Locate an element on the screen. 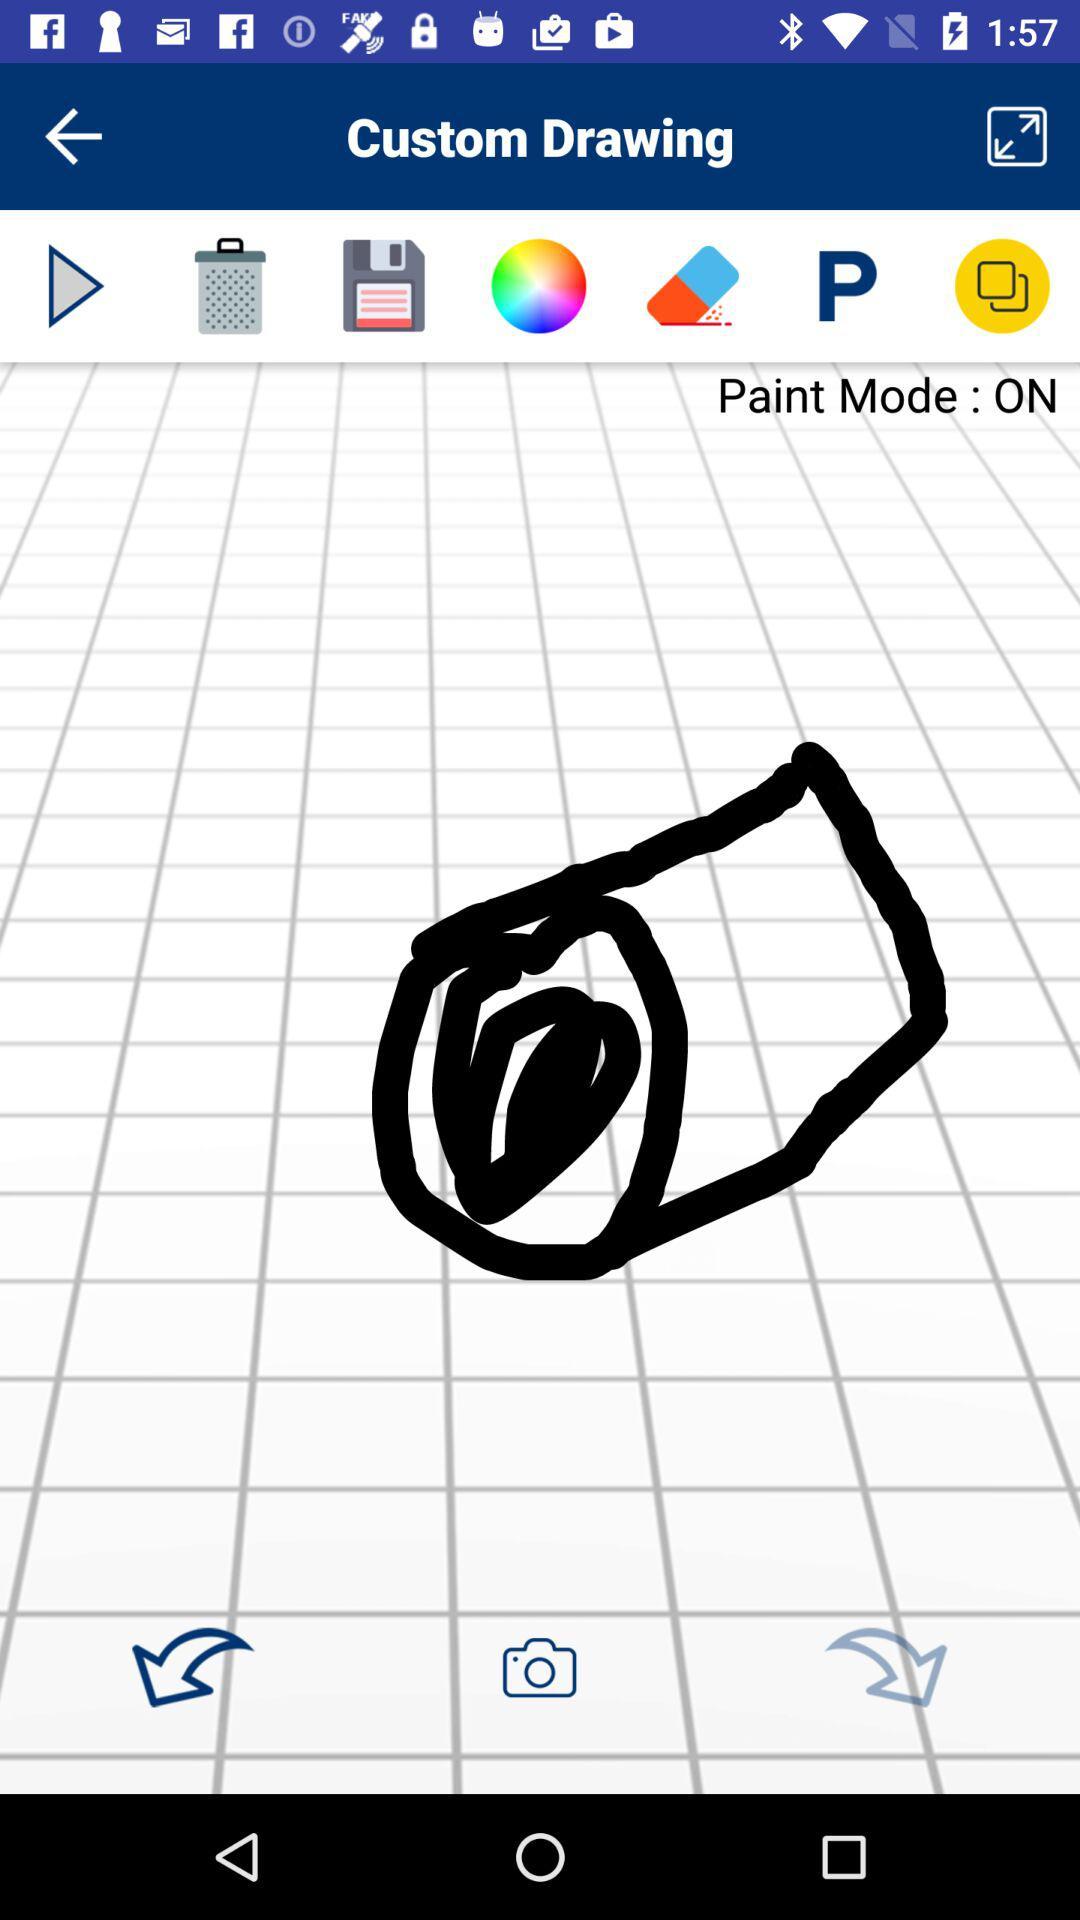 The image size is (1080, 1920). the copy icon is located at coordinates (1002, 285).